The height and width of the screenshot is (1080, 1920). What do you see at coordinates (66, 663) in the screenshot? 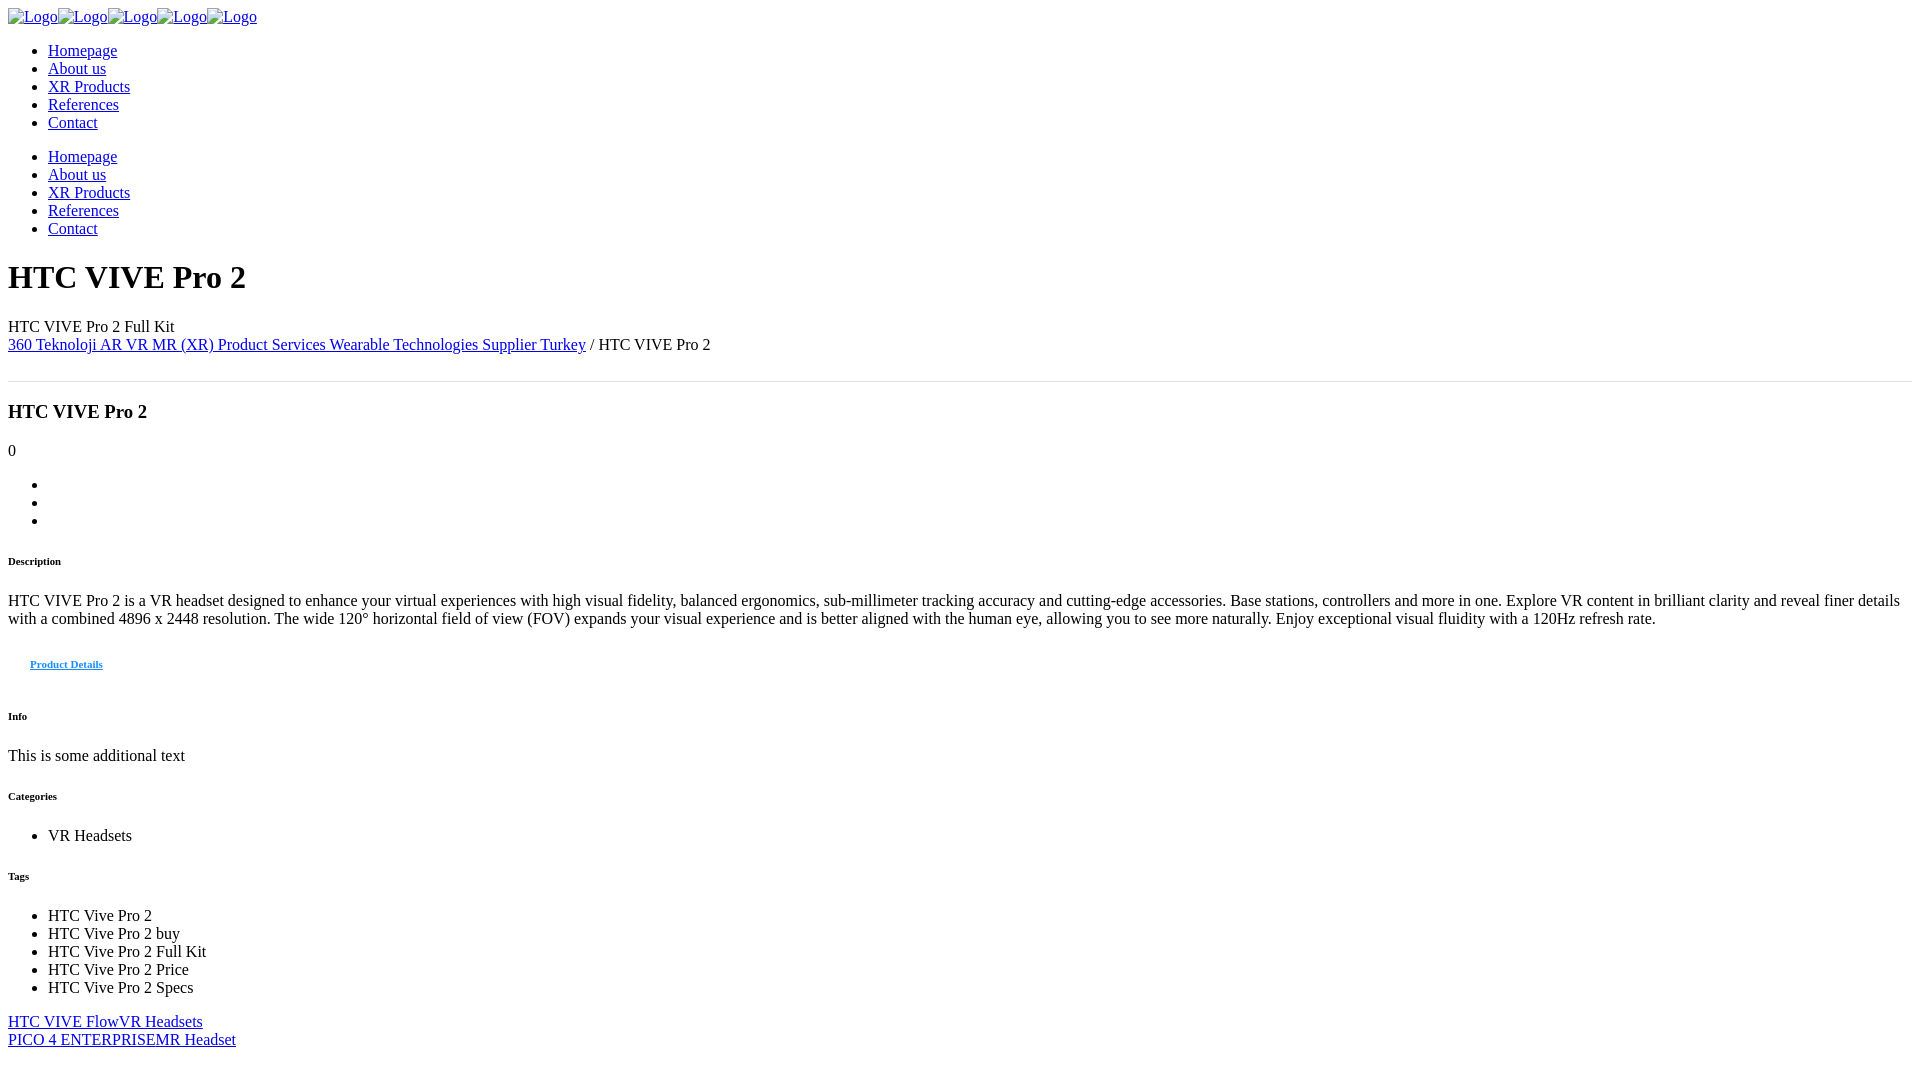
I see `'Product Details'` at bounding box center [66, 663].